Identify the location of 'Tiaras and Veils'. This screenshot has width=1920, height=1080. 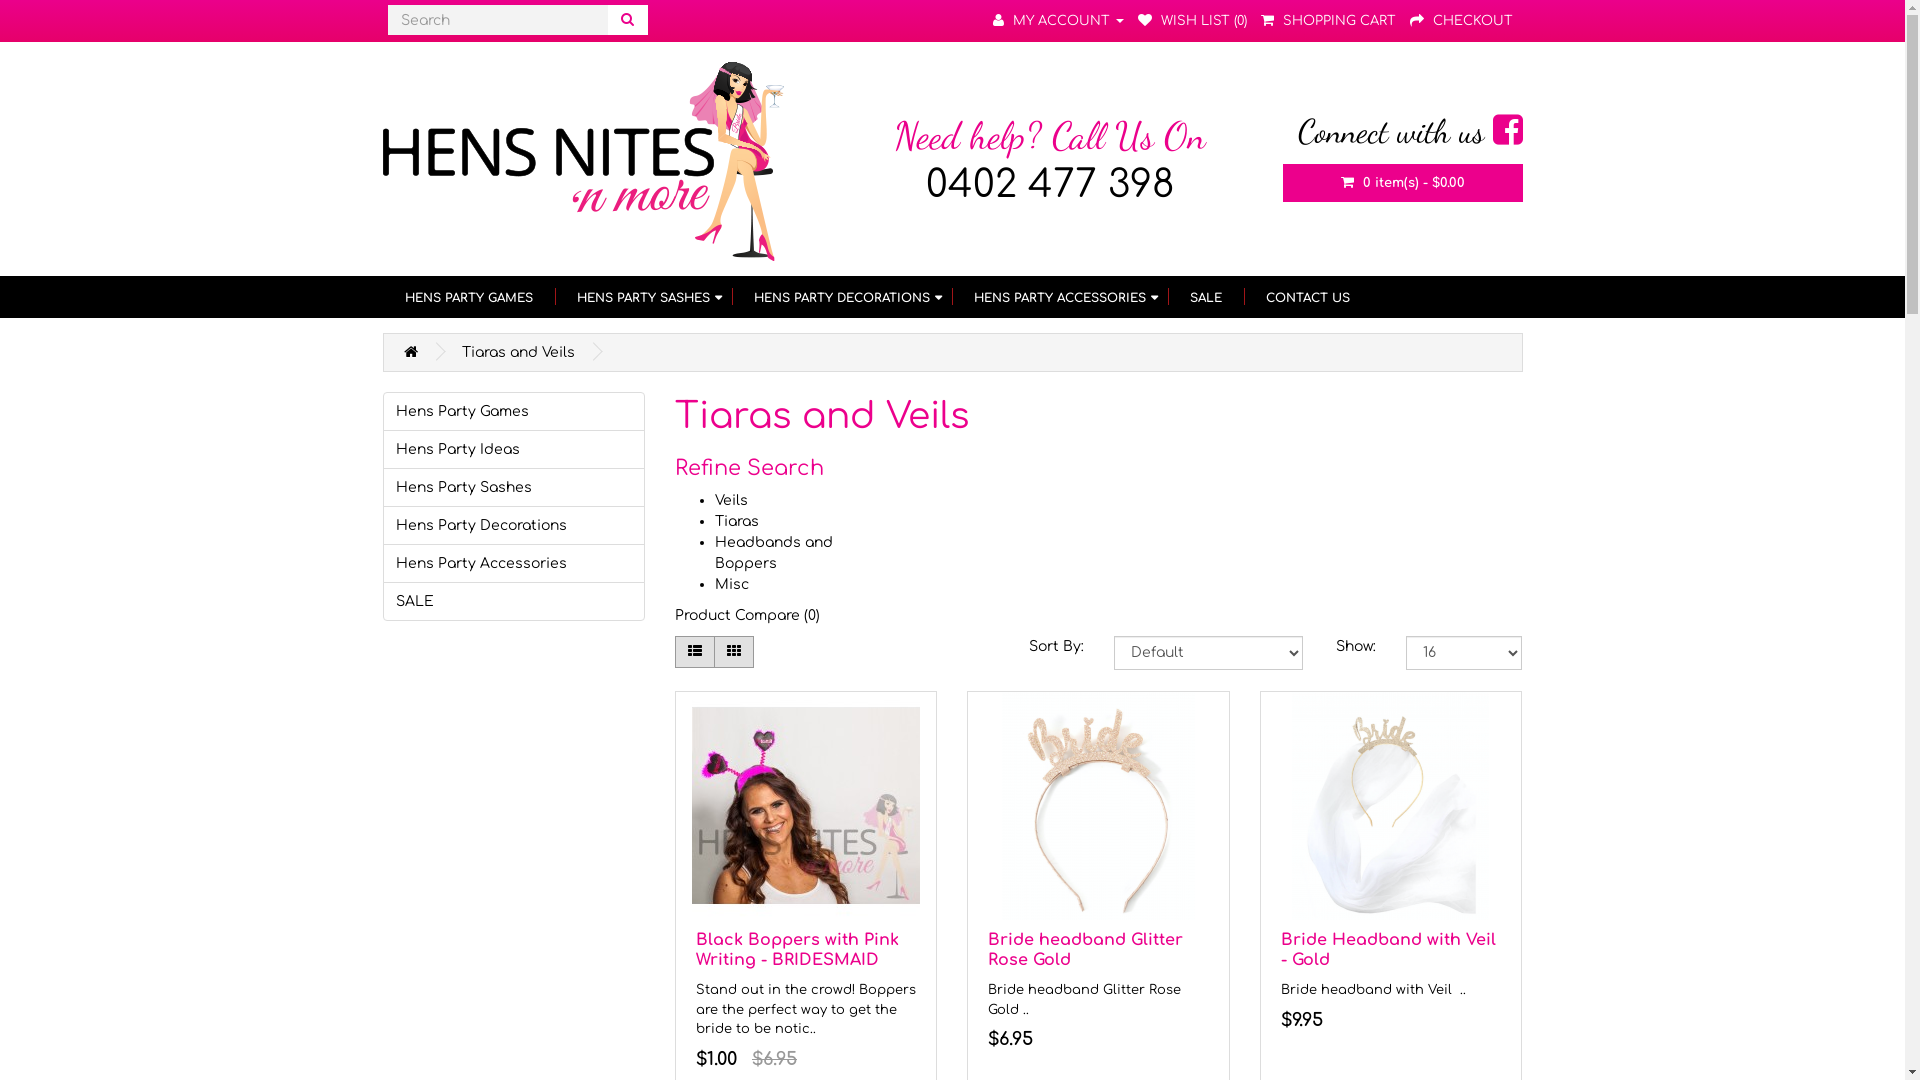
(518, 351).